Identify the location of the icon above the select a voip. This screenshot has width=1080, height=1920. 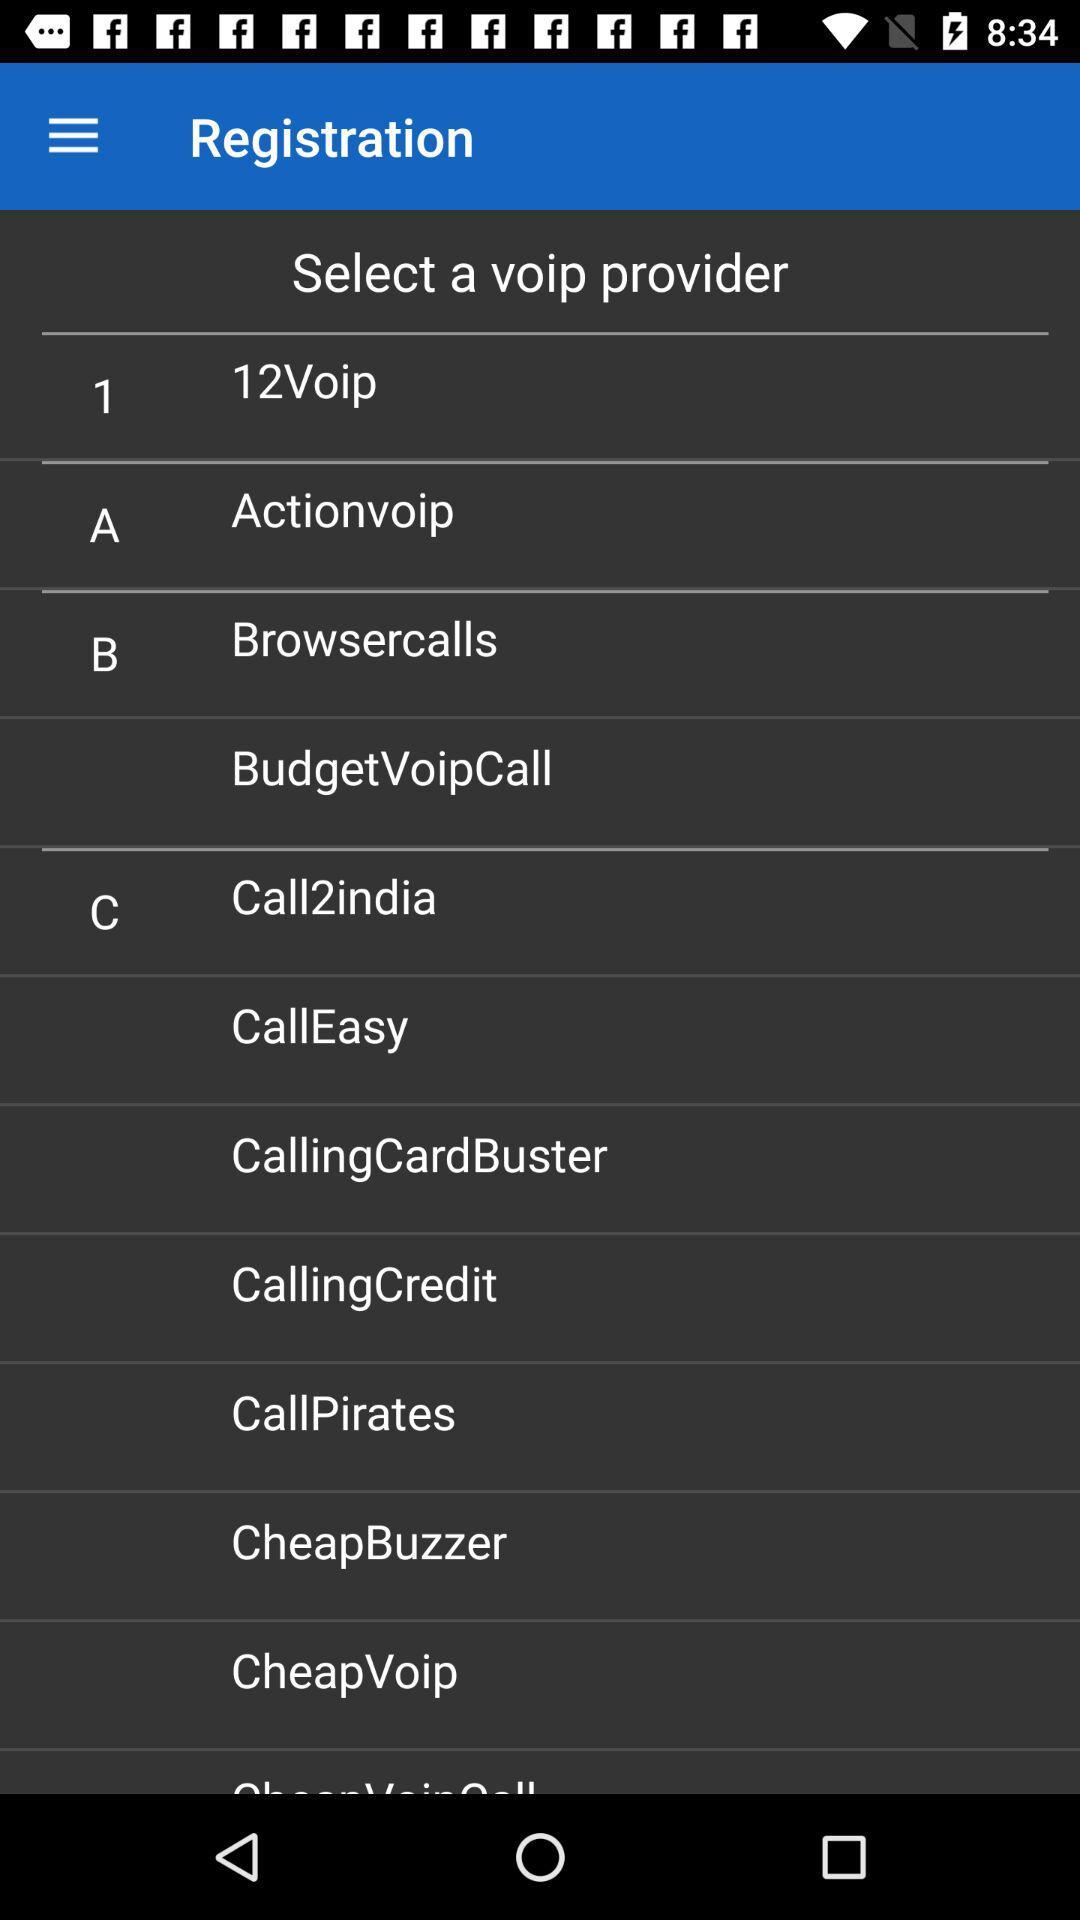
(72, 135).